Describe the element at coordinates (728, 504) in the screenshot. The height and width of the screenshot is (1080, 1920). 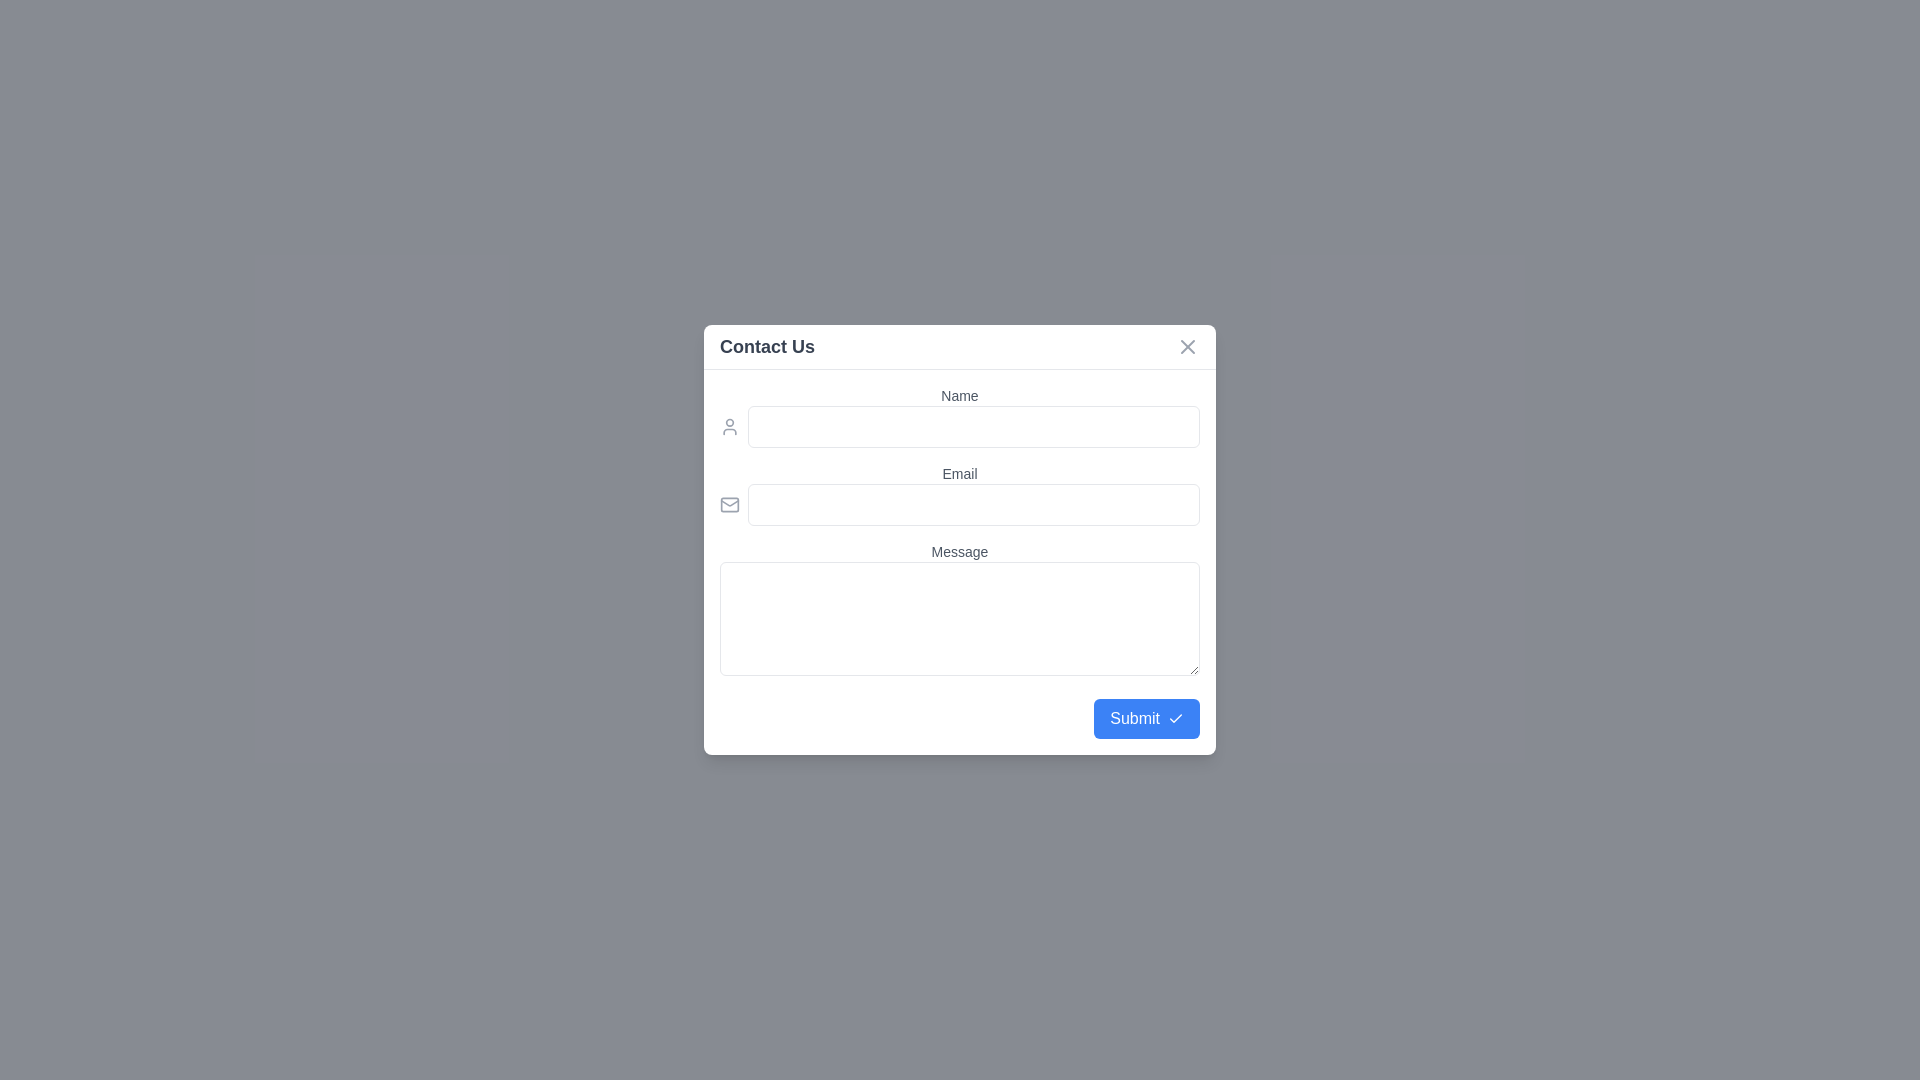
I see `the gray envelope icon representing a closed mail symbol located to the left of the email input field in the 'Contact Us' form` at that location.